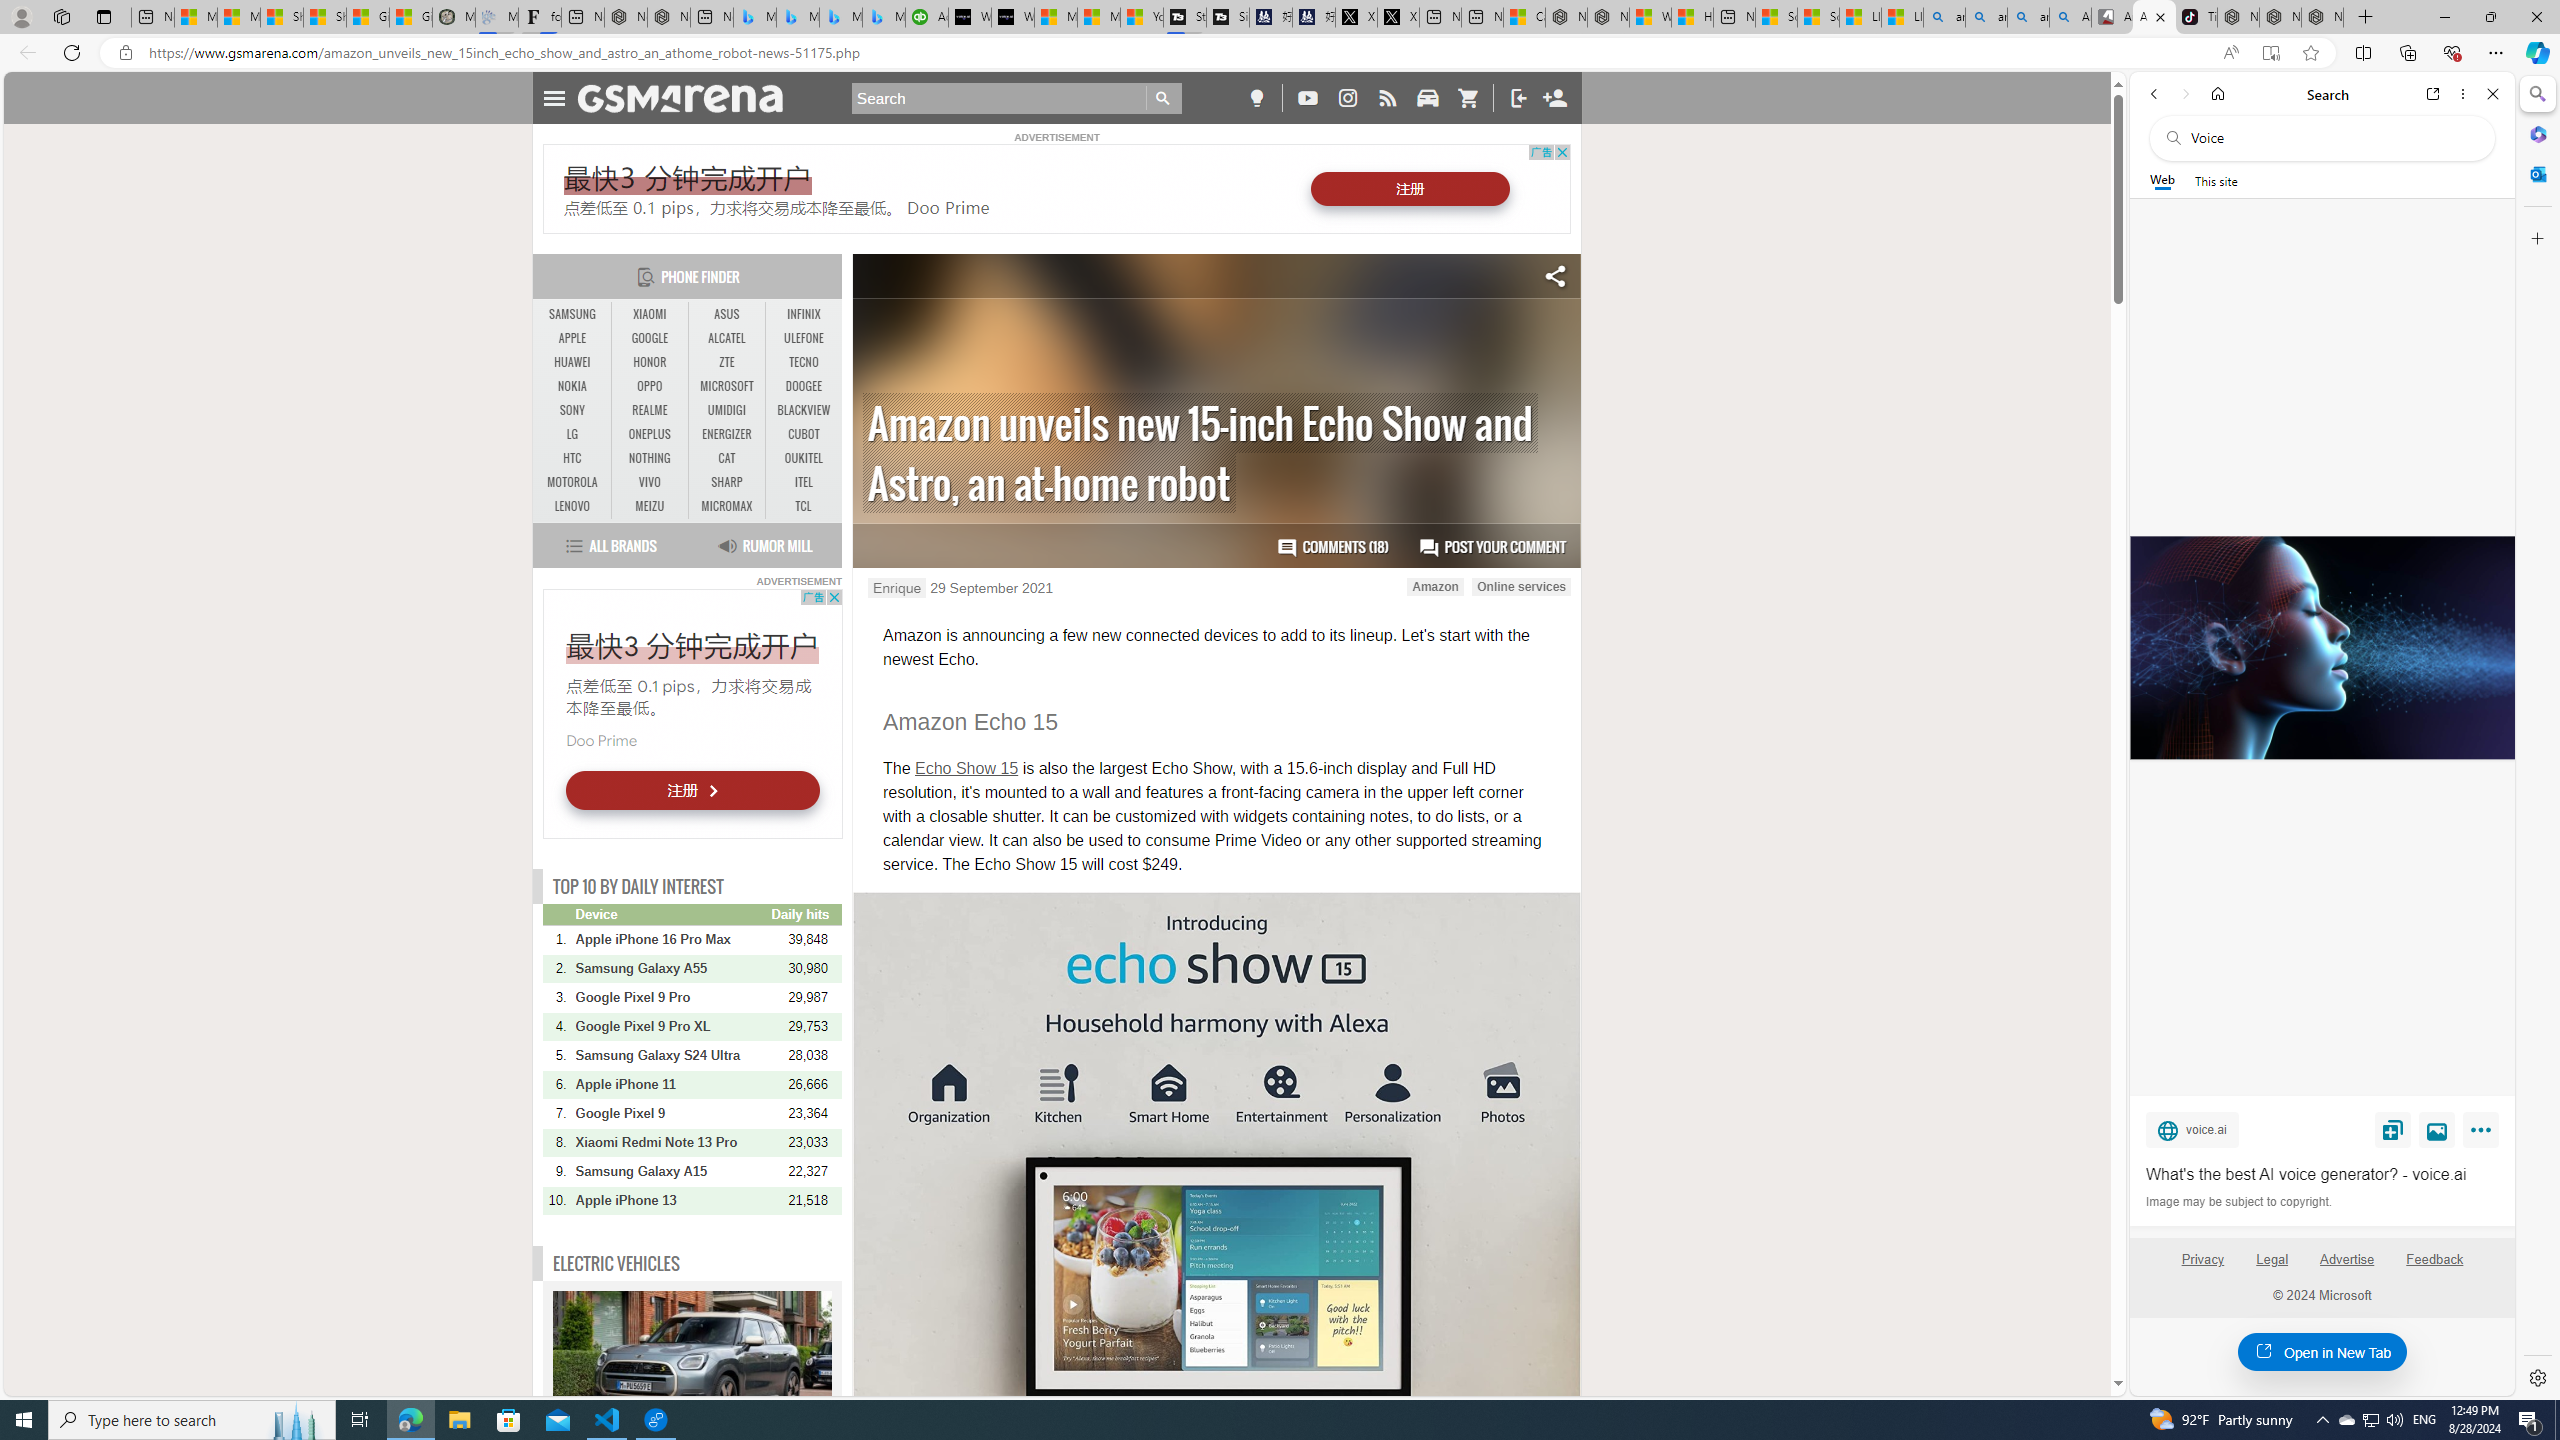  I want to click on 'MICROSOFT', so click(726, 386).